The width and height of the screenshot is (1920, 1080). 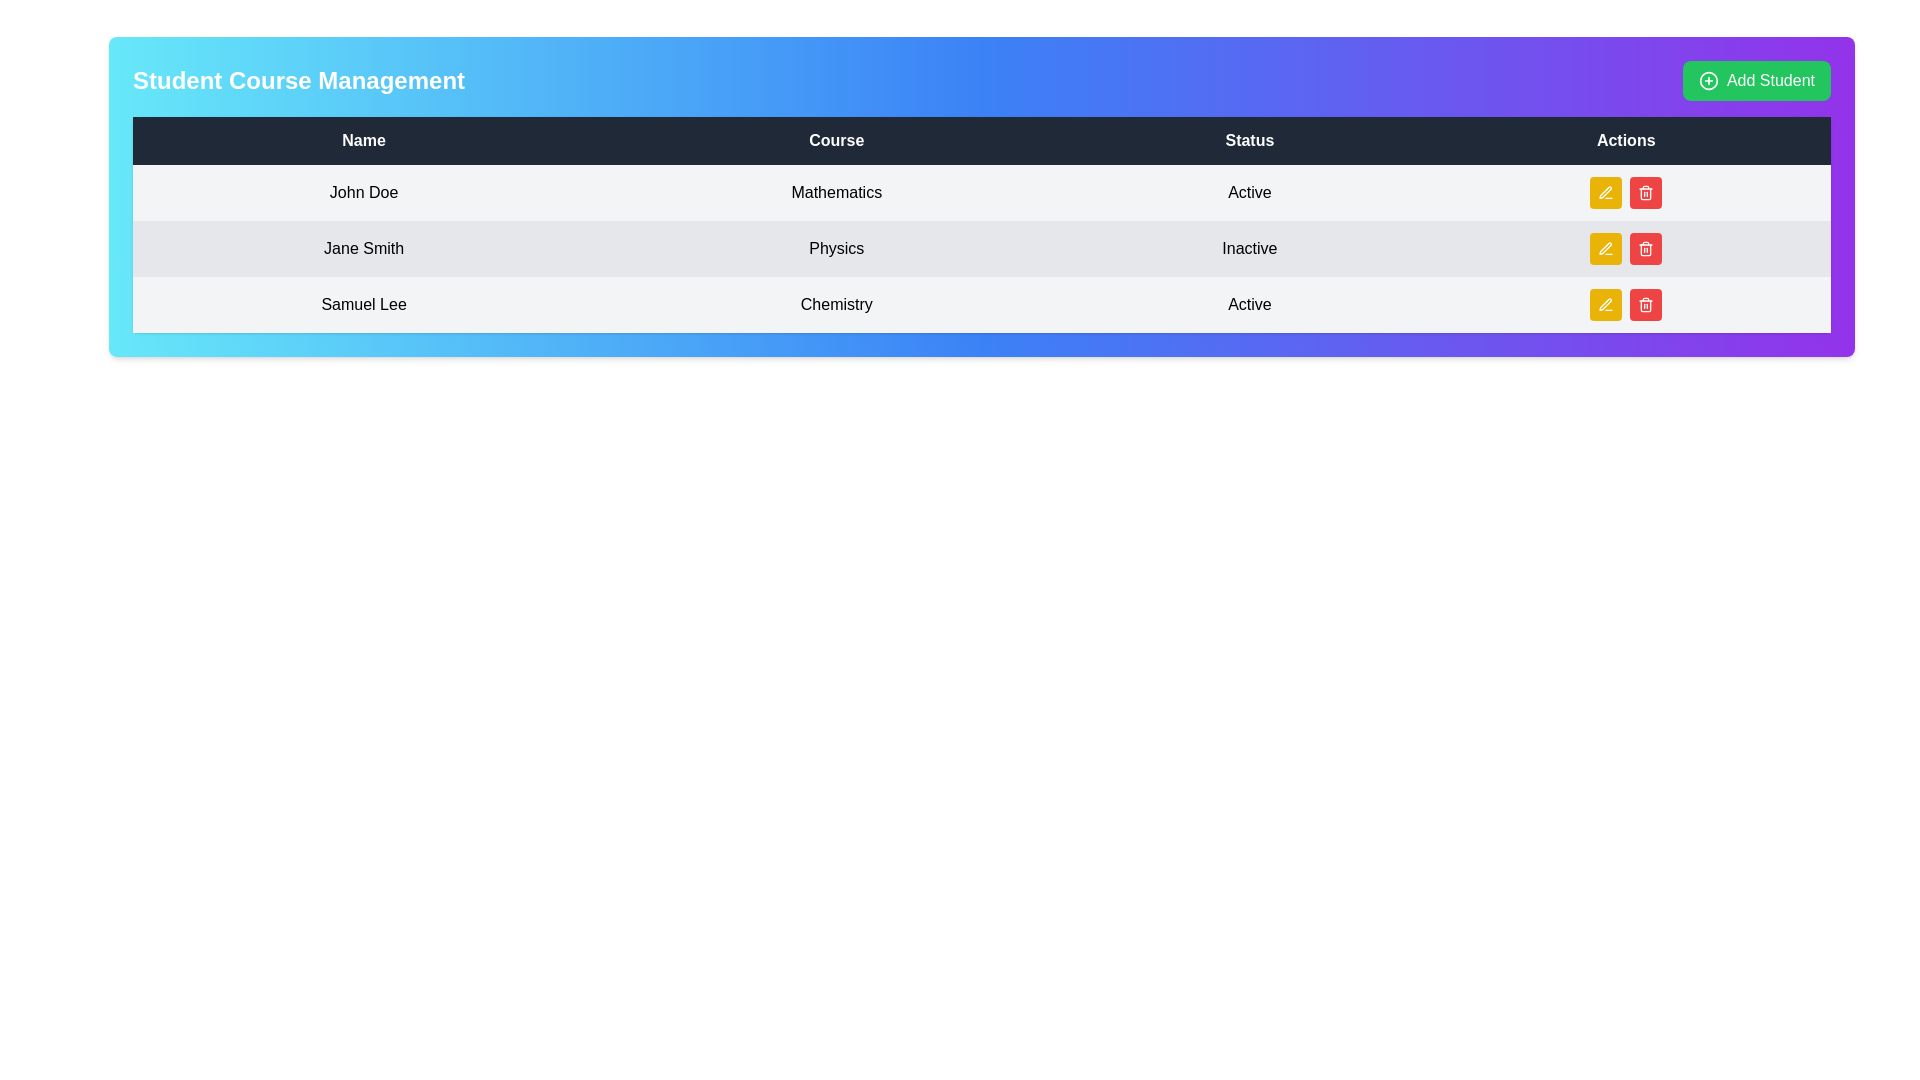 What do you see at coordinates (1646, 192) in the screenshot?
I see `the trash can icon button with a red background and white graphic located in the third row under the 'Actions' column` at bounding box center [1646, 192].